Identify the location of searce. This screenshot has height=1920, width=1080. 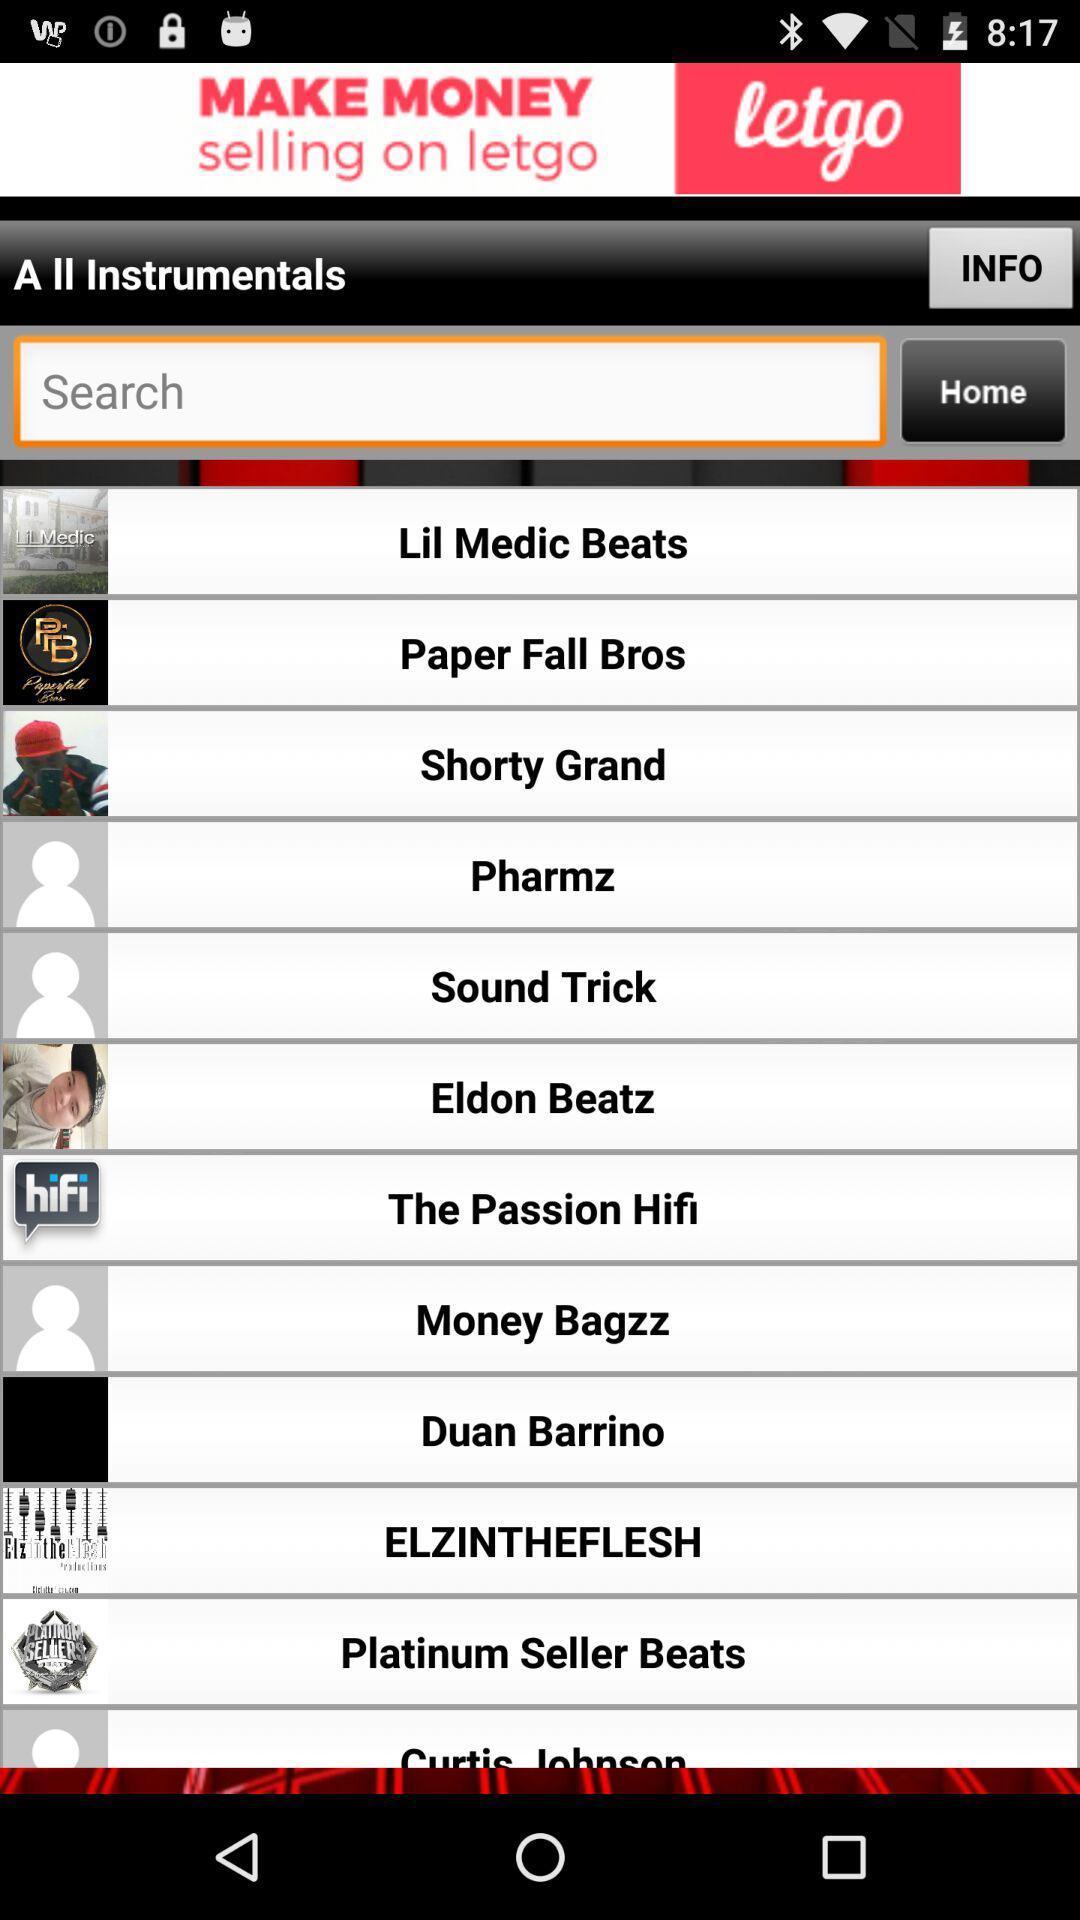
(450, 396).